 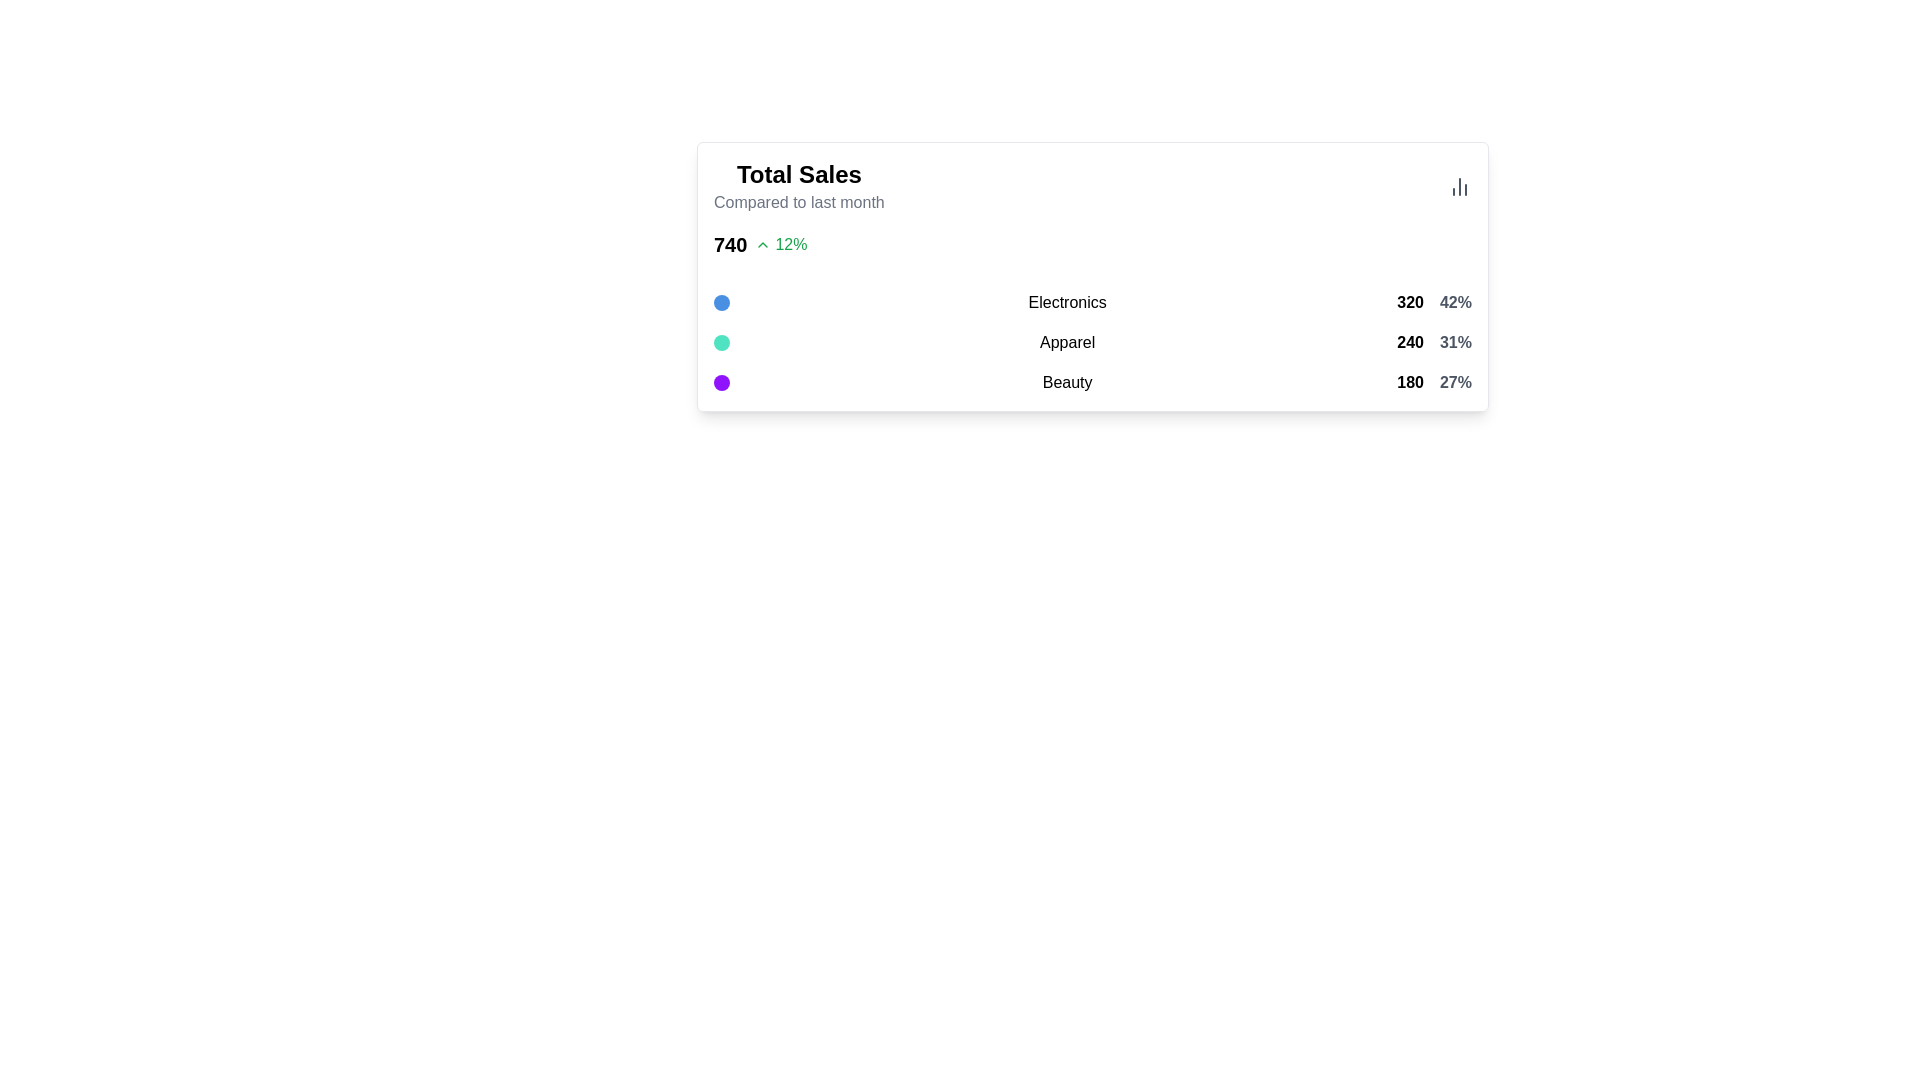 What do you see at coordinates (798, 203) in the screenshot?
I see `text from the Text Label positioned below the header 'Total Sales', which provides a relative comparison of the displayed metric with the past month` at bounding box center [798, 203].